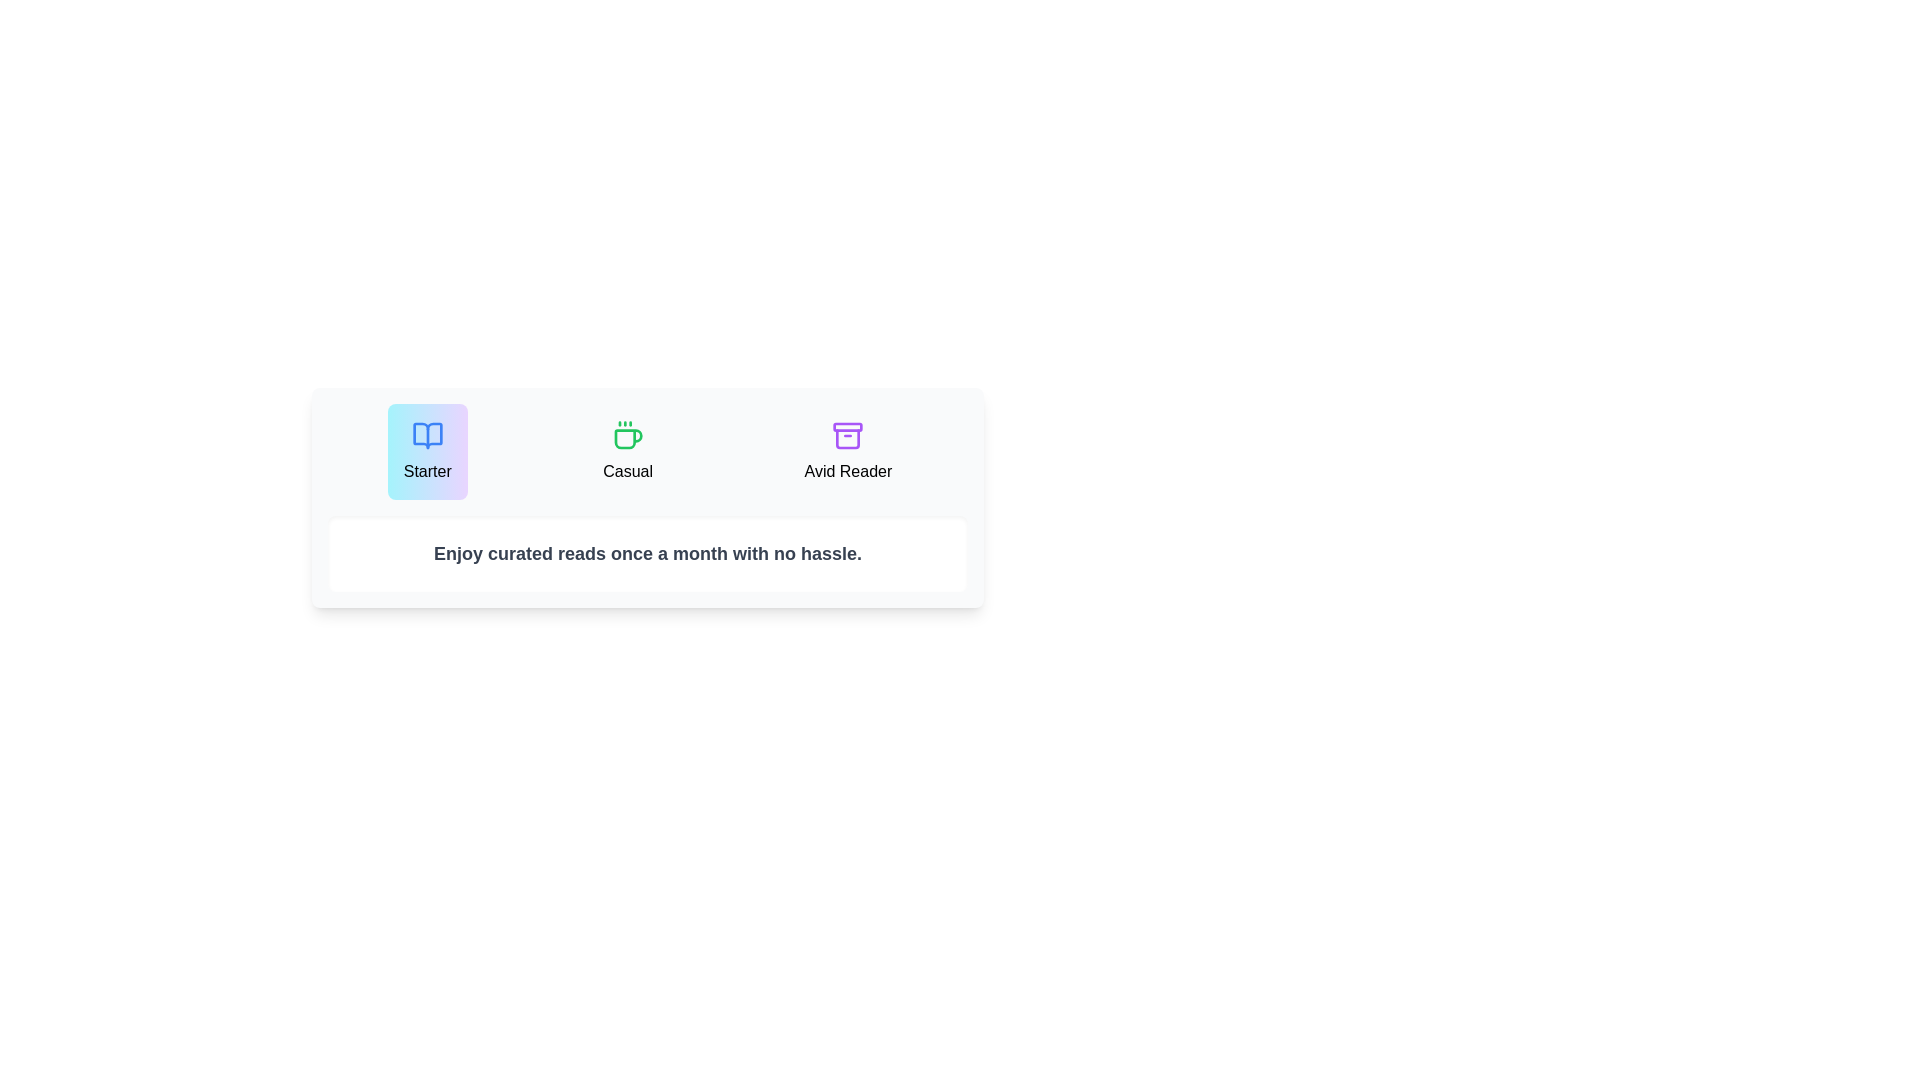  What do you see at coordinates (627, 451) in the screenshot?
I see `the plan Casual to inspect its description` at bounding box center [627, 451].